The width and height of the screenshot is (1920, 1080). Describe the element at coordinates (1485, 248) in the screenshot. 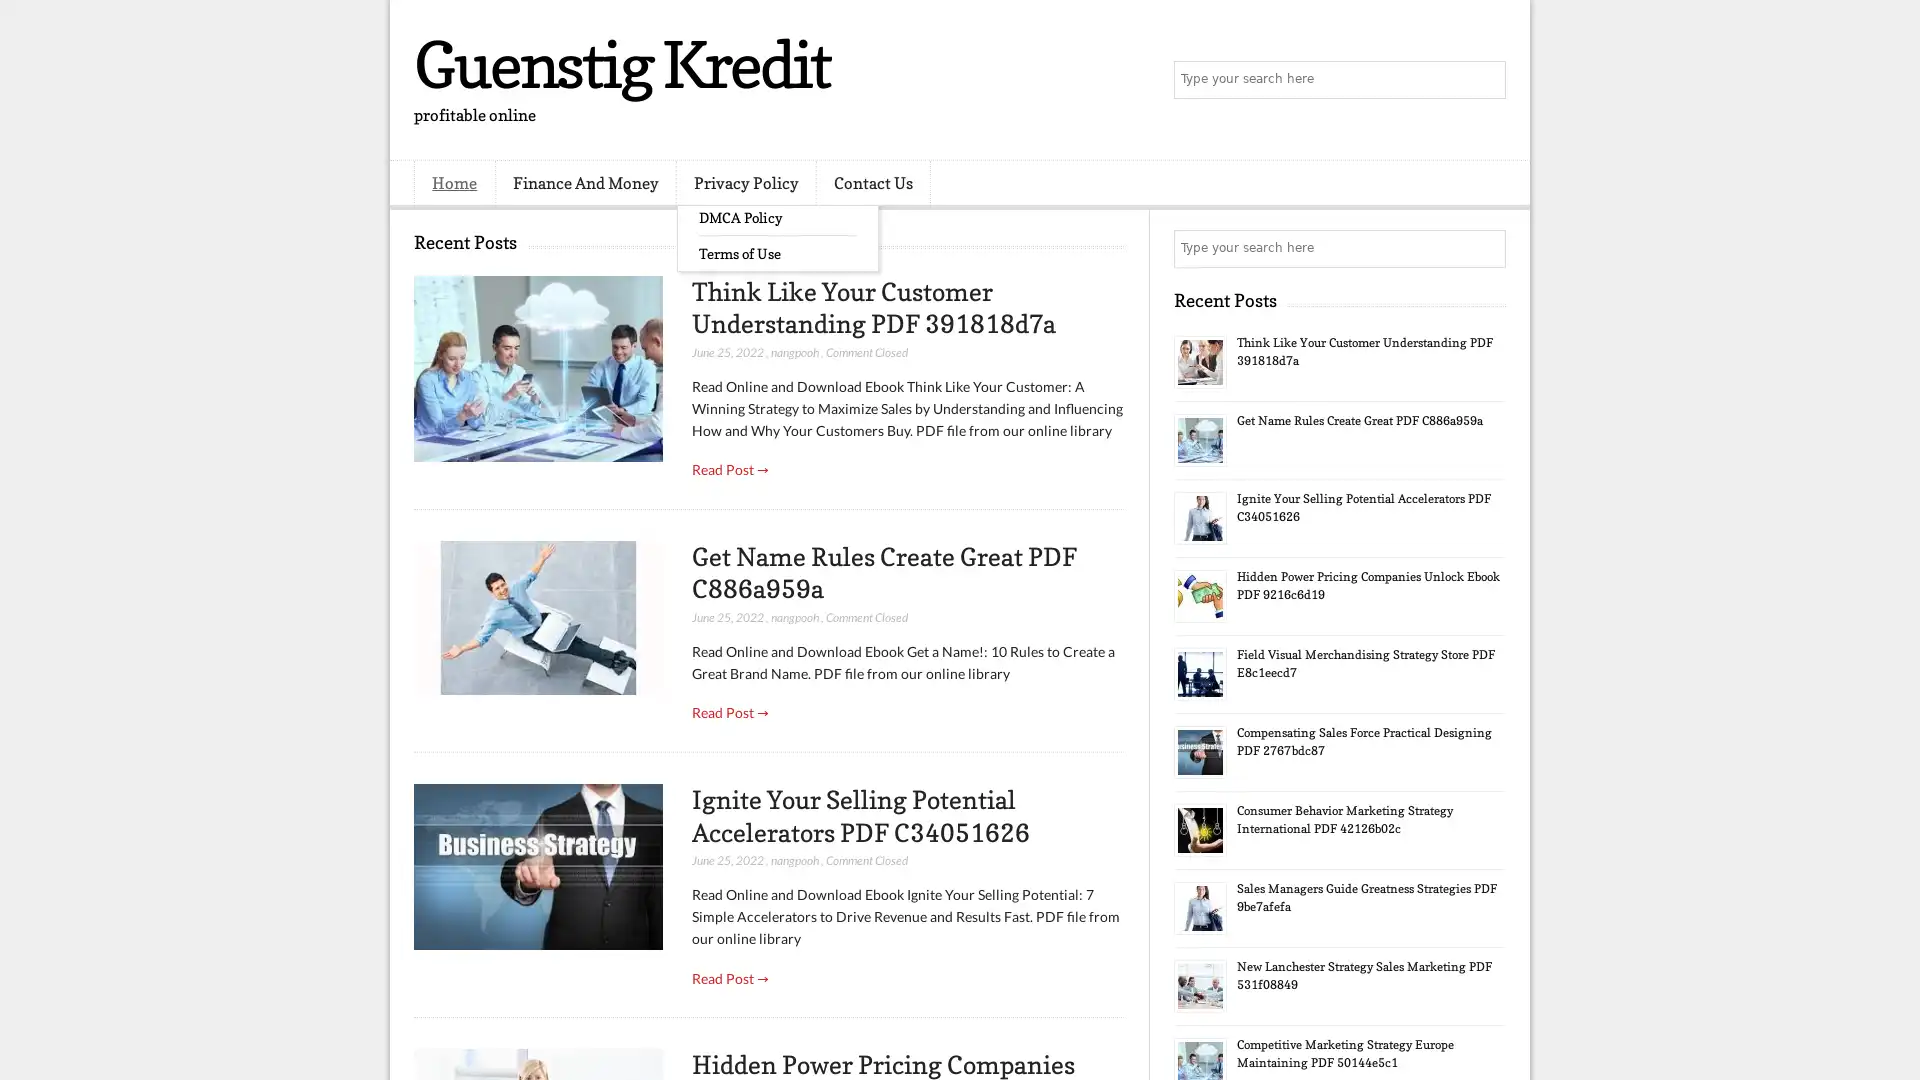

I see `Search` at that location.